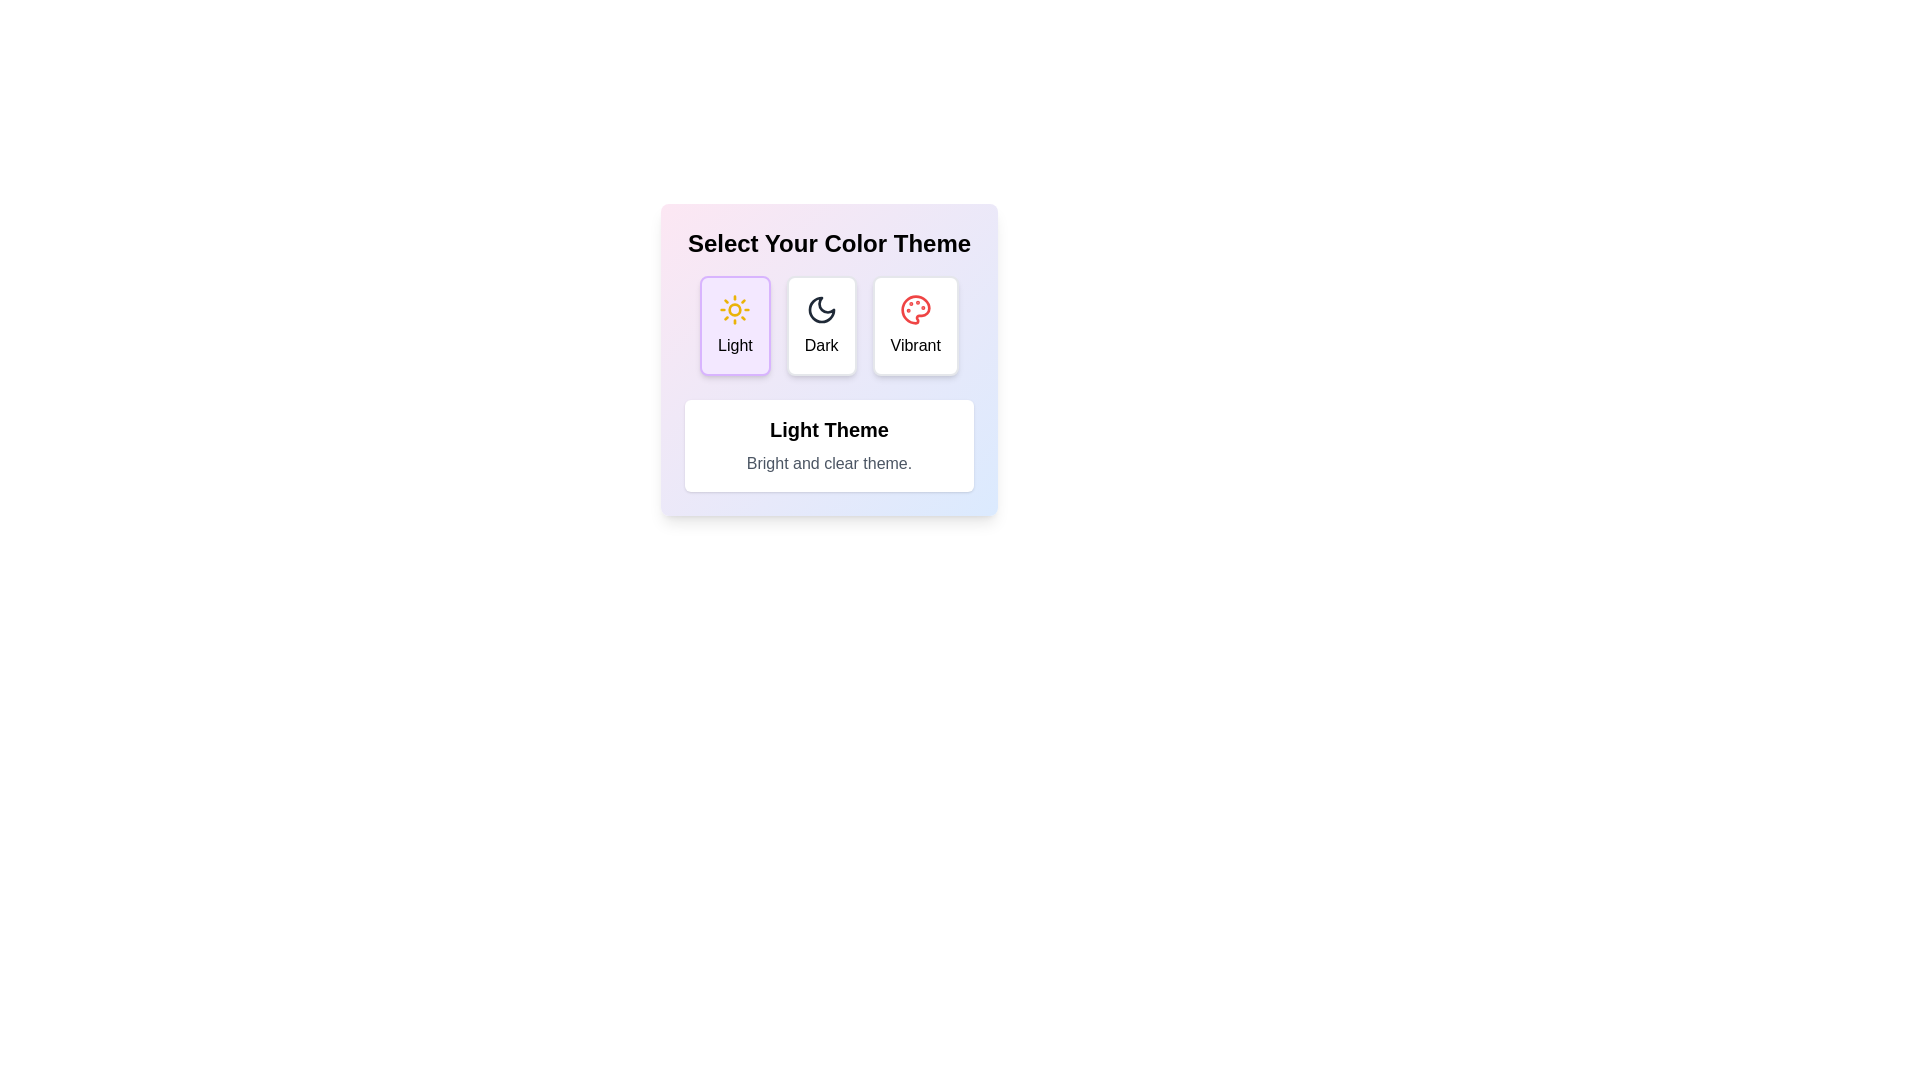 The width and height of the screenshot is (1920, 1080). I want to click on the vibrant red-colored palette icon with a dotted design in the third card labeled 'Vibrant', so click(914, 309).